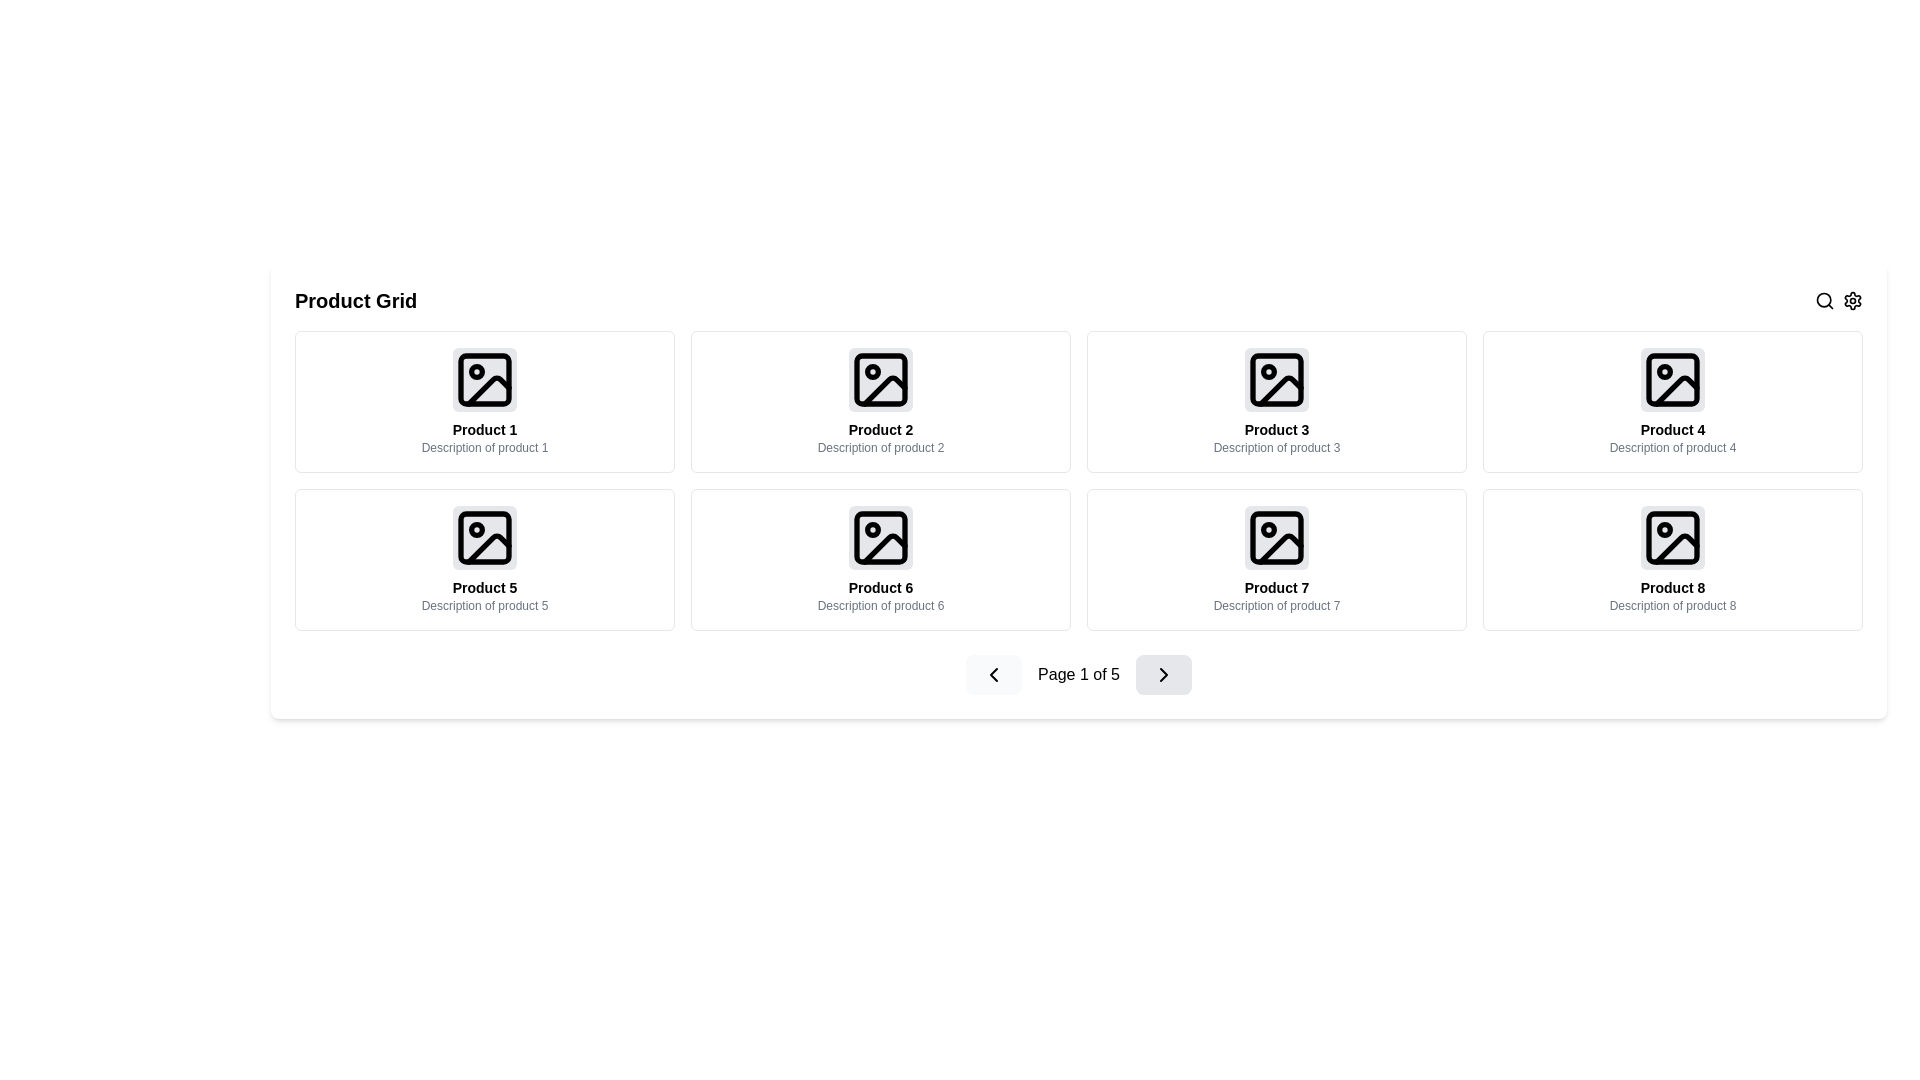  I want to click on the product title text located in the last column of the second row of the grid layout, so click(1673, 586).